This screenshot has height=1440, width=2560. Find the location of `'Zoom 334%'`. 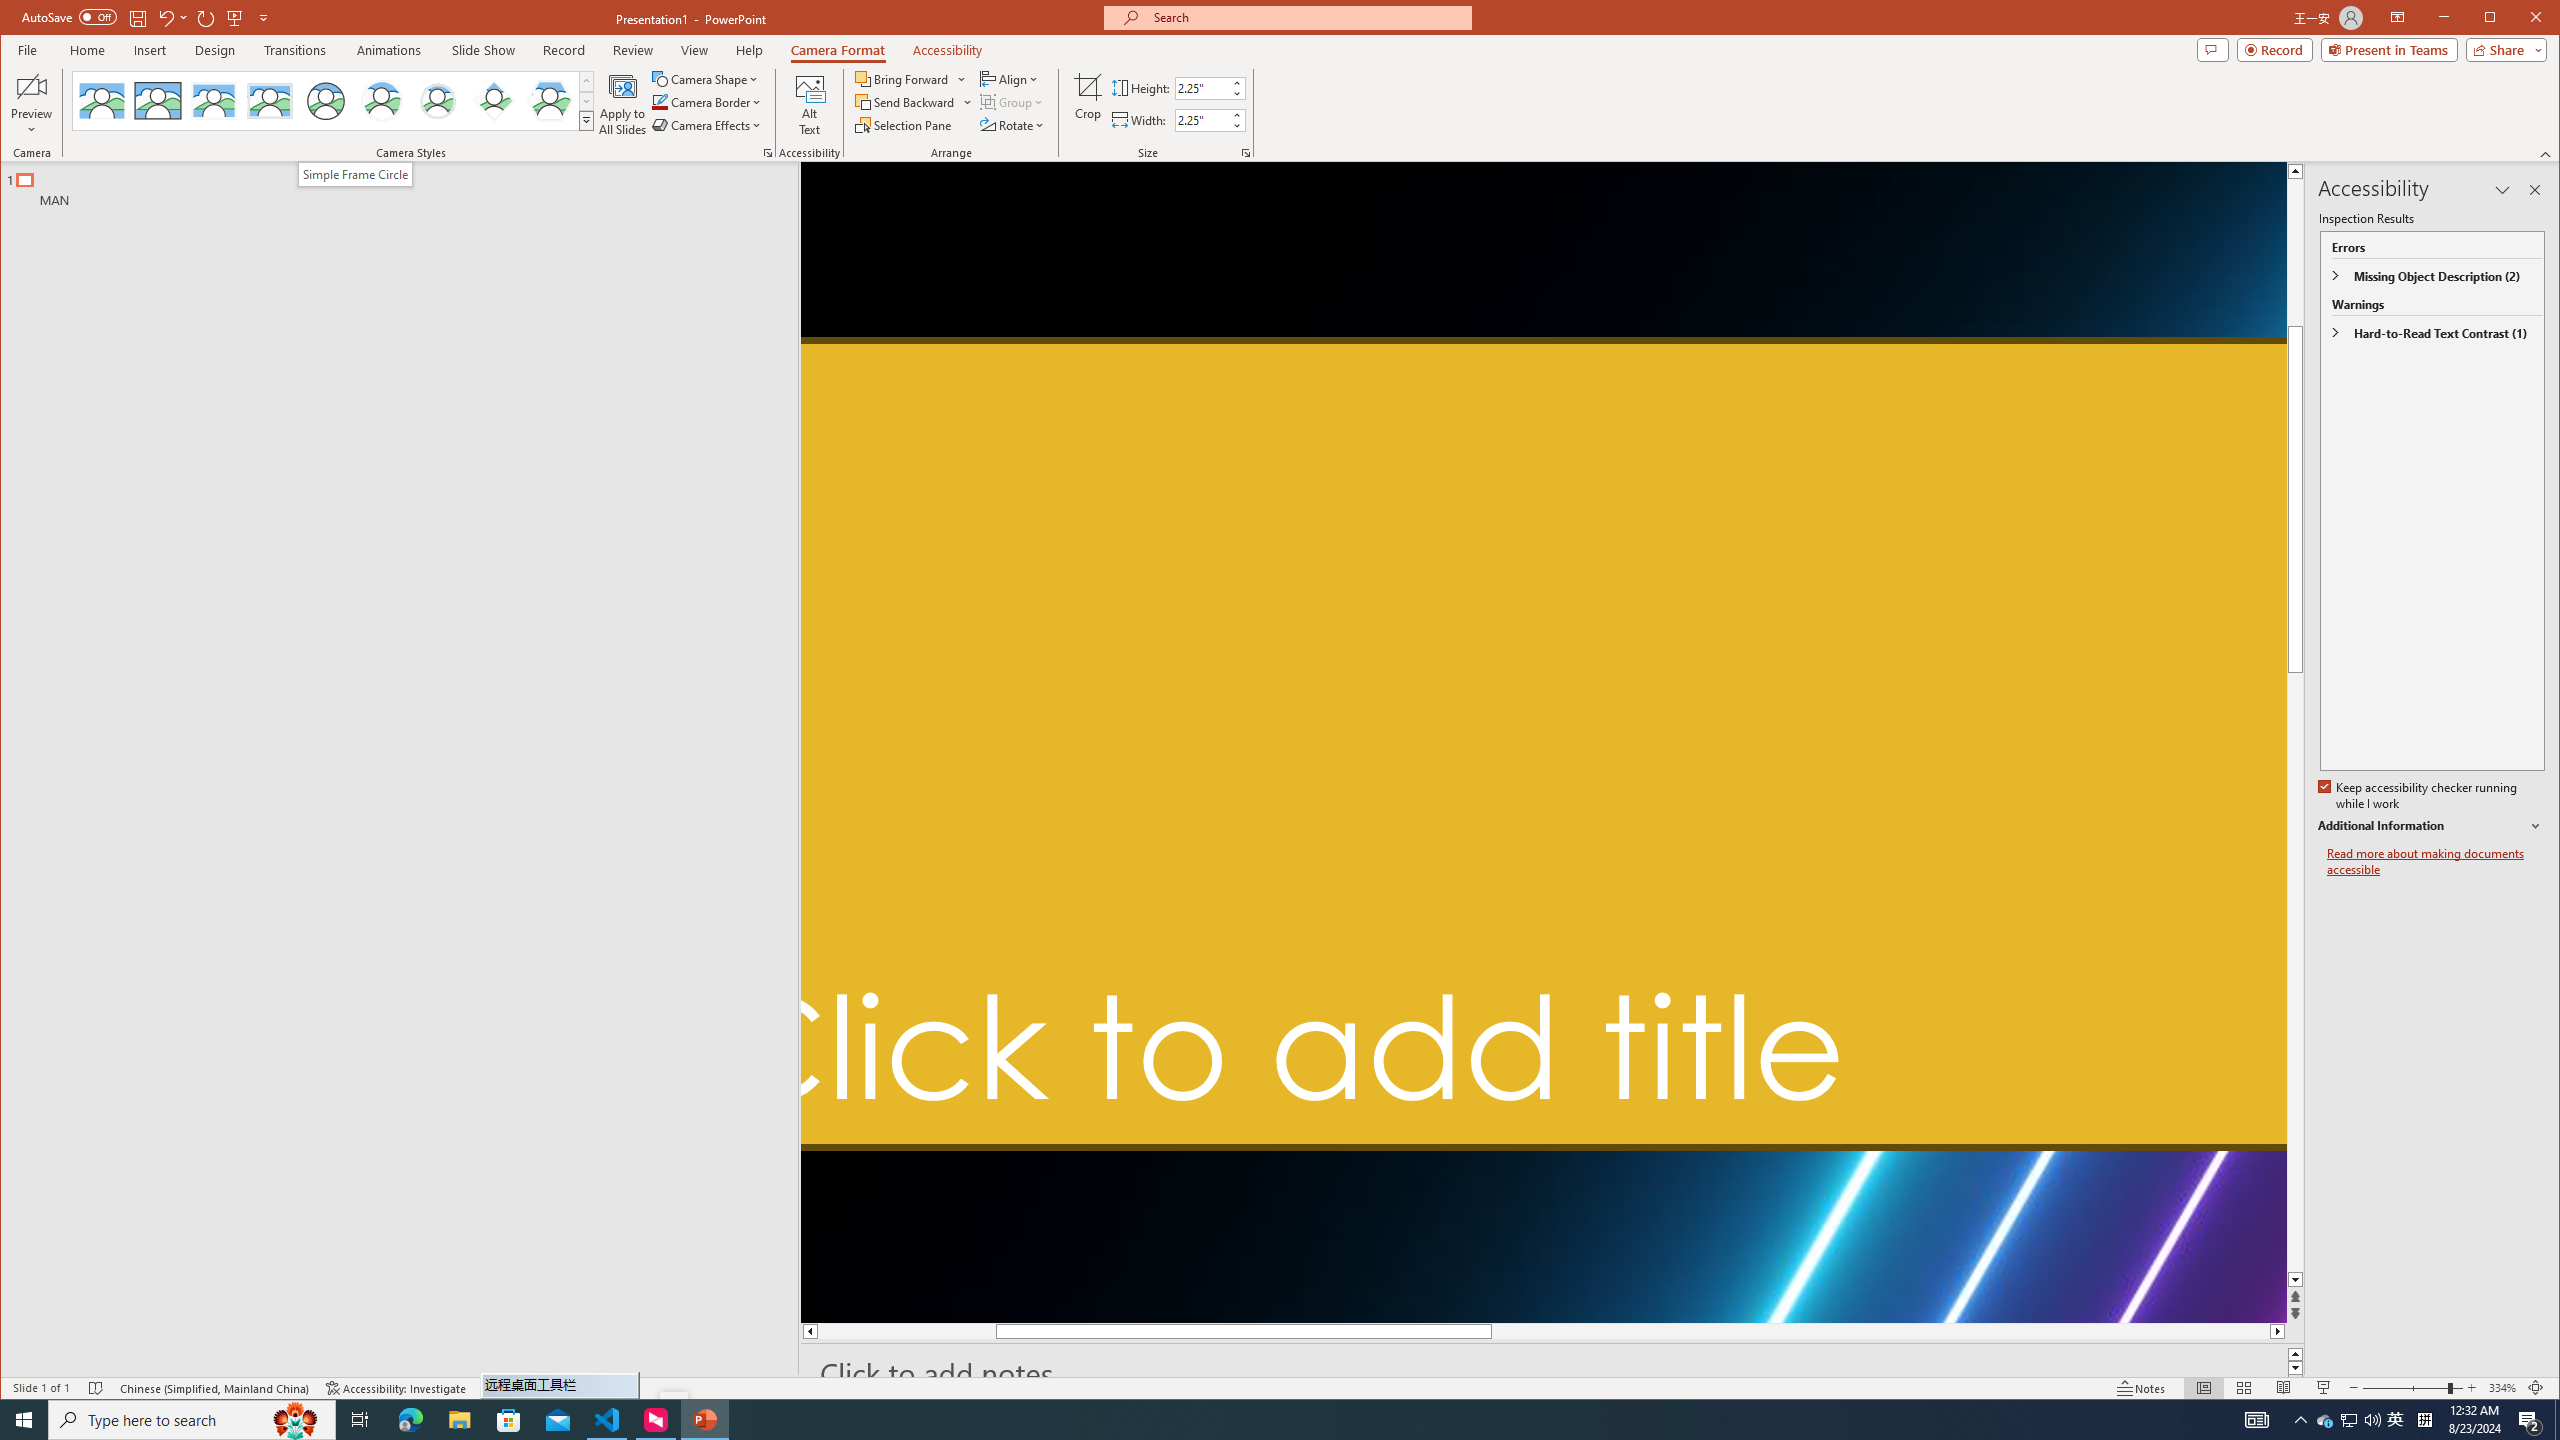

'Zoom 334%' is located at coordinates (2502, 1387).